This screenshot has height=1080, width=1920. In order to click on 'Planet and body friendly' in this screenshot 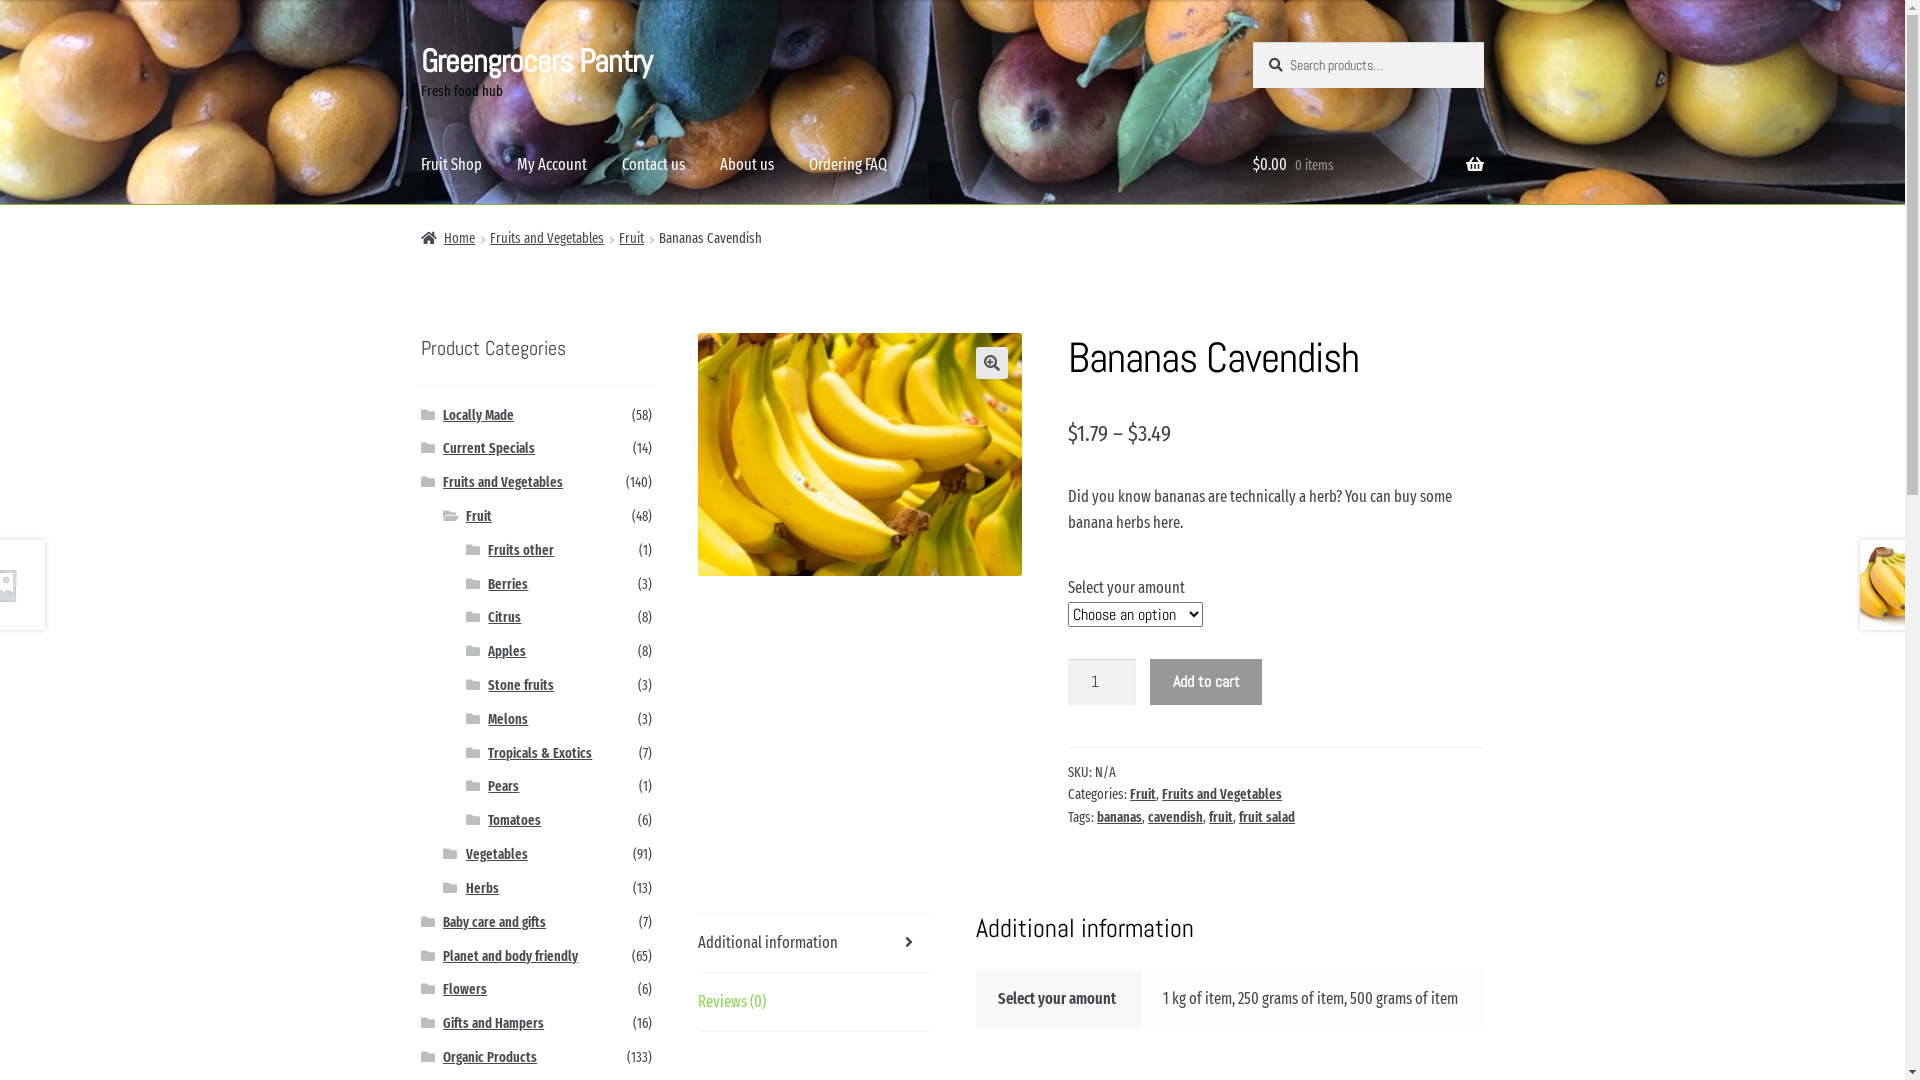, I will do `click(510, 955)`.